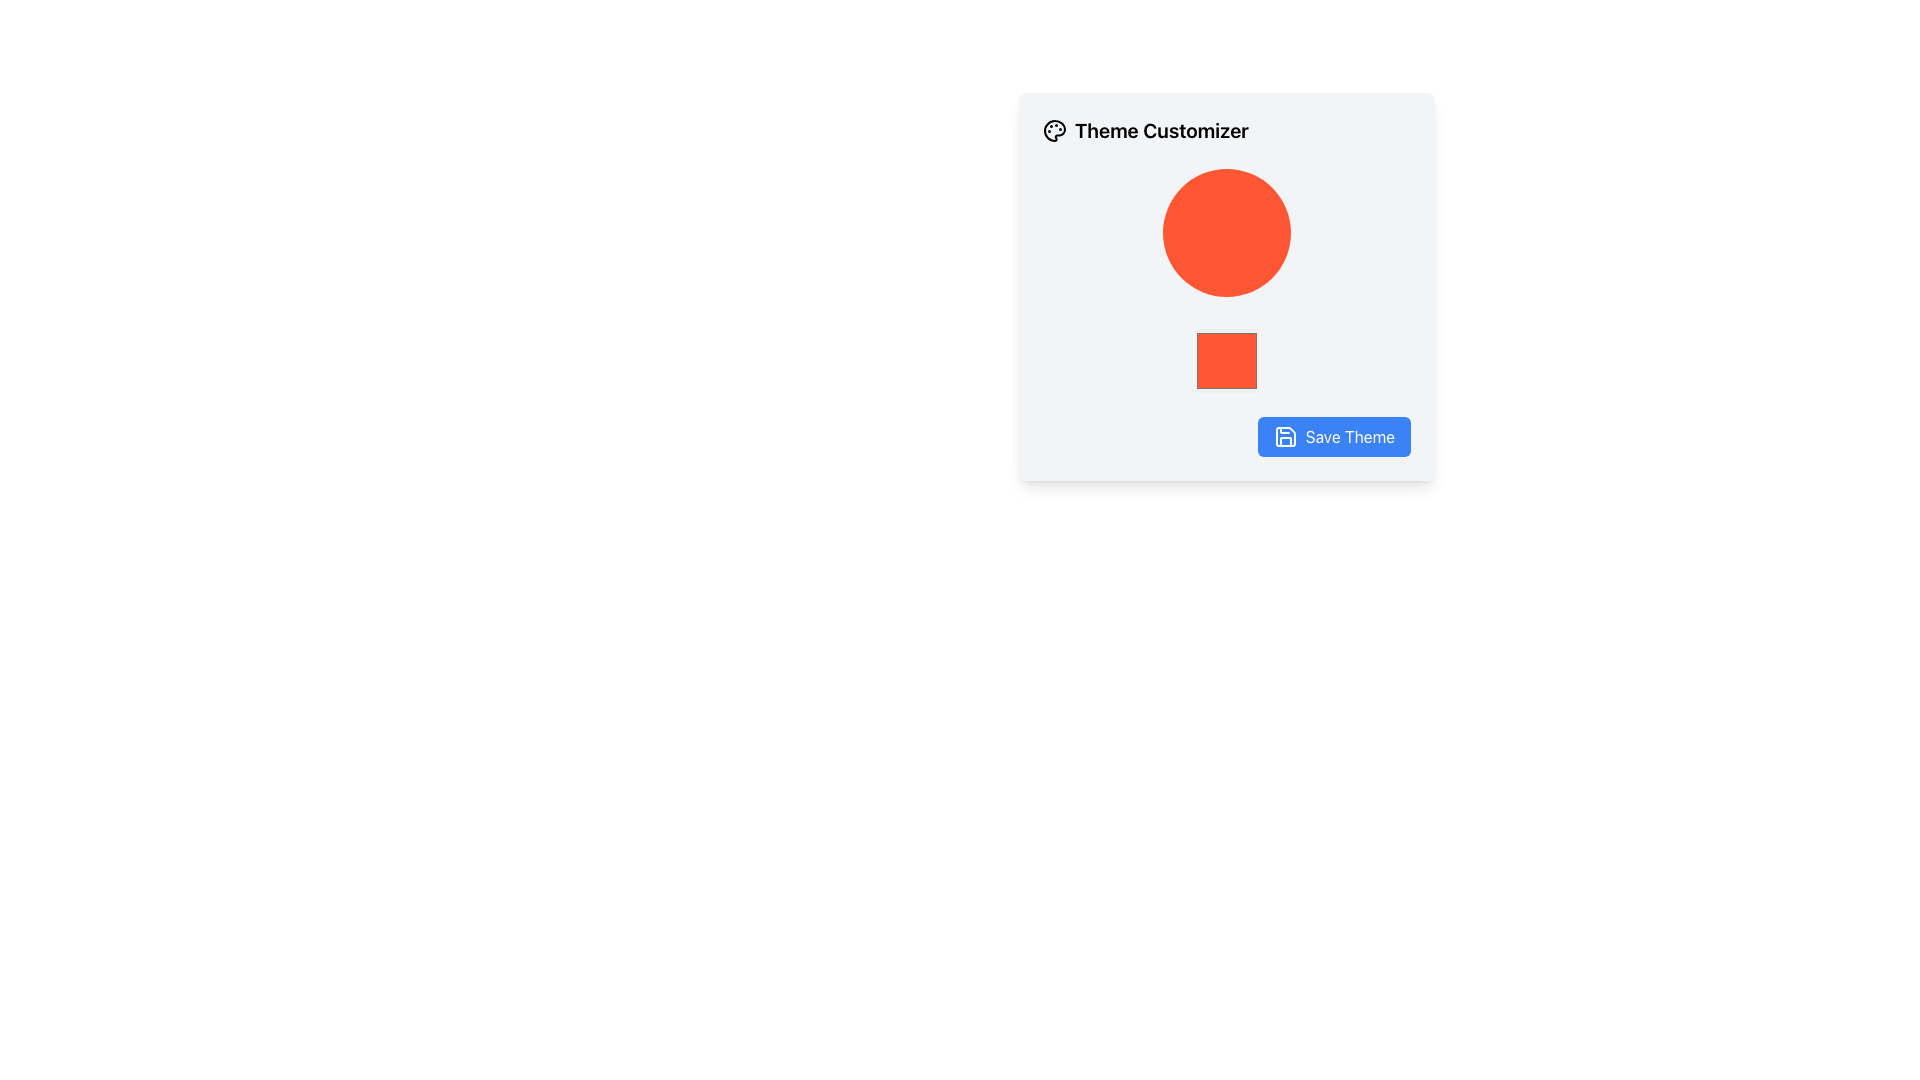  I want to click on header text with icon indicating theme customization, located at the top-left of the modal, so click(1145, 131).